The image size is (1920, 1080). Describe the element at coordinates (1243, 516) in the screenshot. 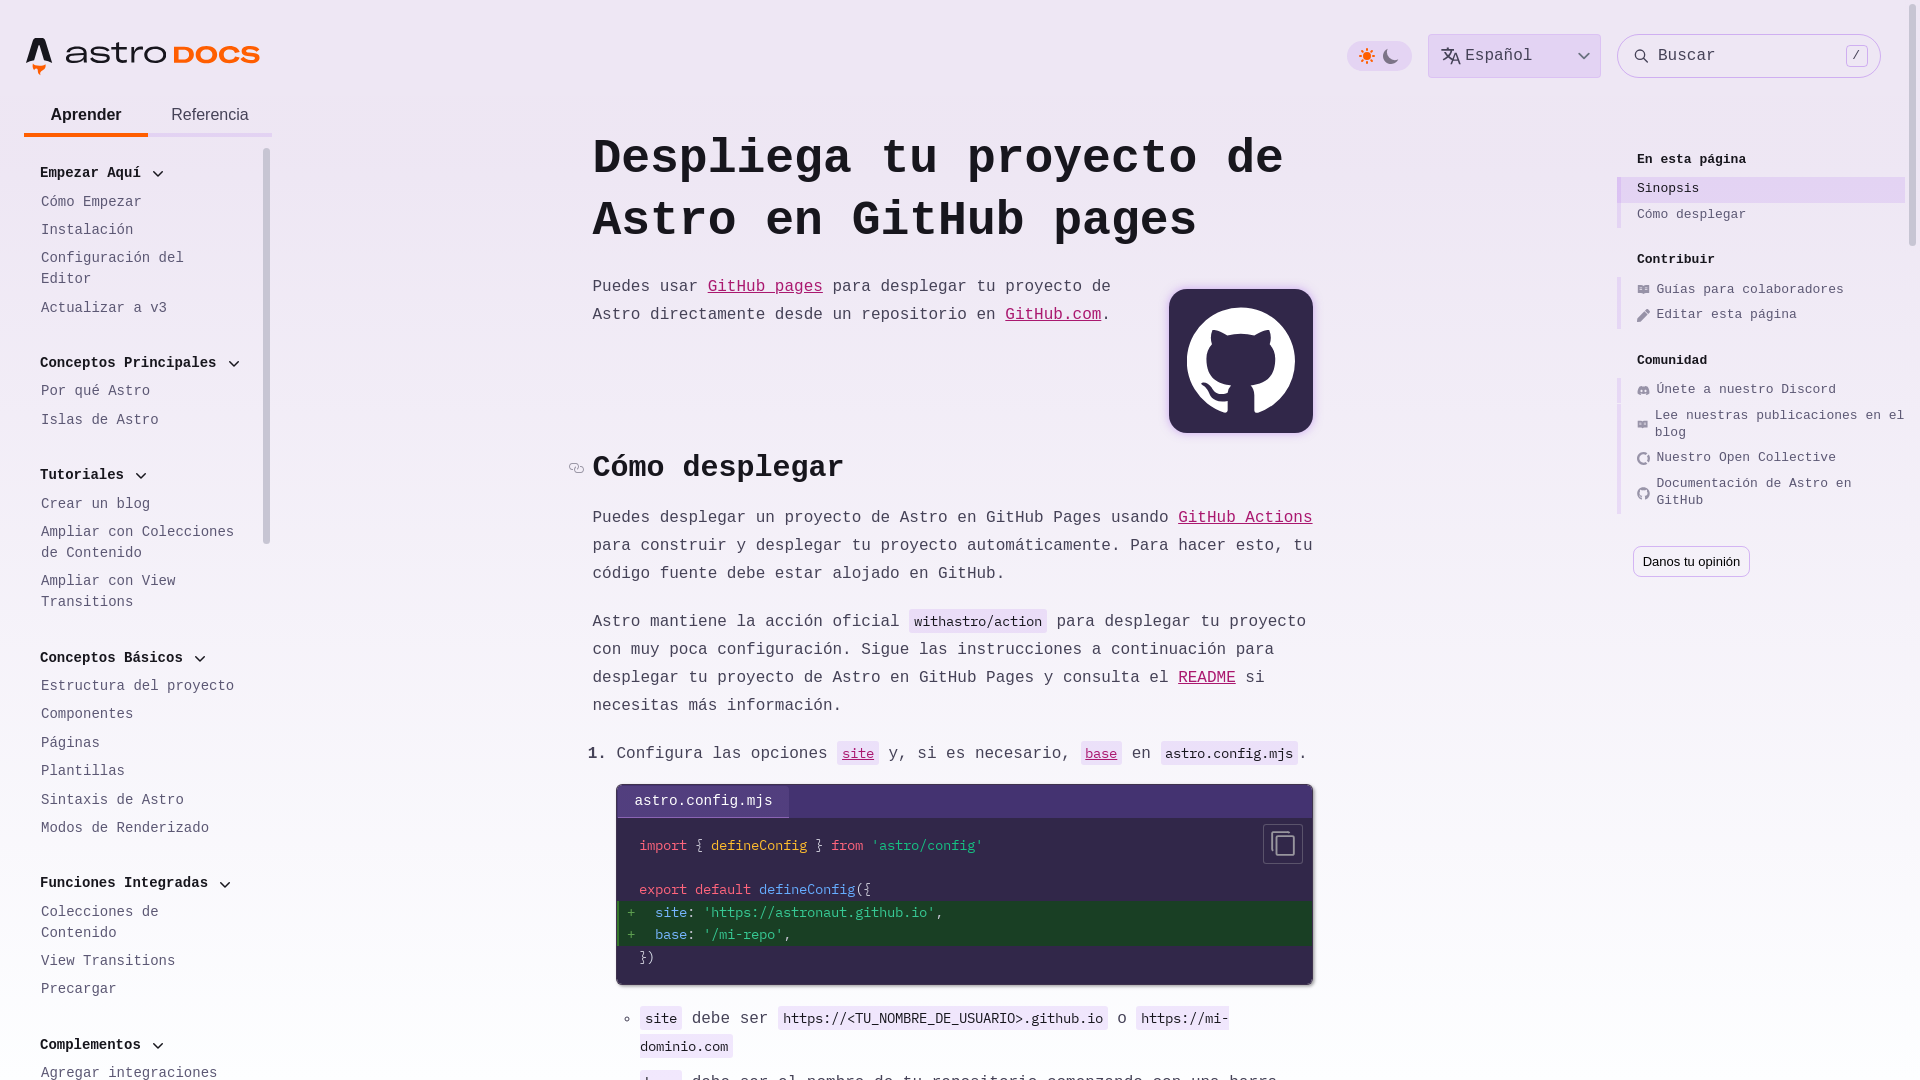

I see `'GitHub Actions'` at that location.